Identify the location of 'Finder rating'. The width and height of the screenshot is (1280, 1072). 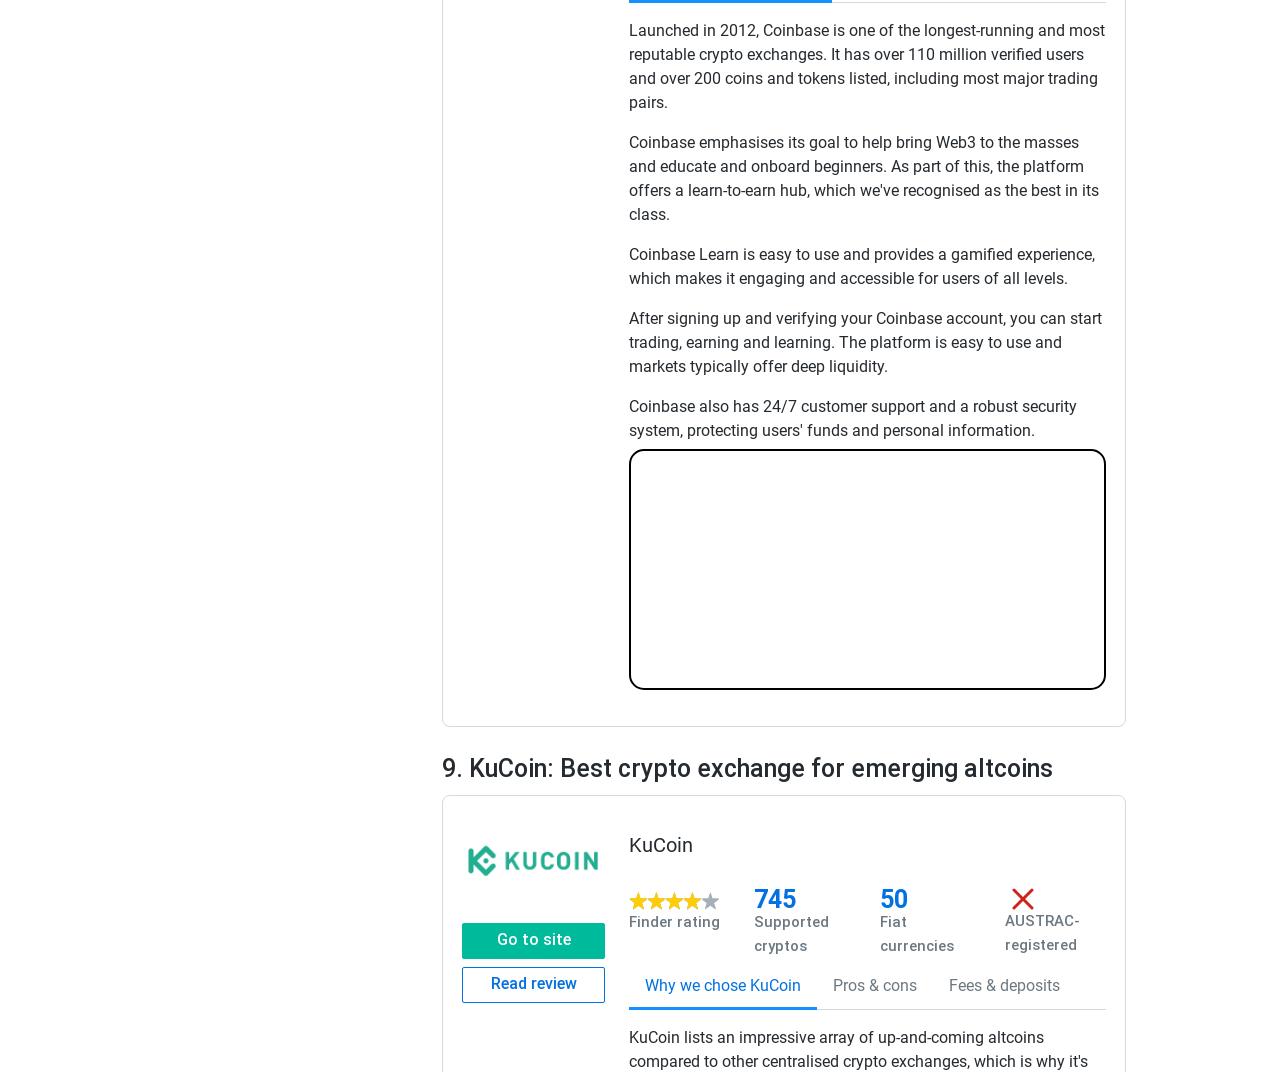
(674, 922).